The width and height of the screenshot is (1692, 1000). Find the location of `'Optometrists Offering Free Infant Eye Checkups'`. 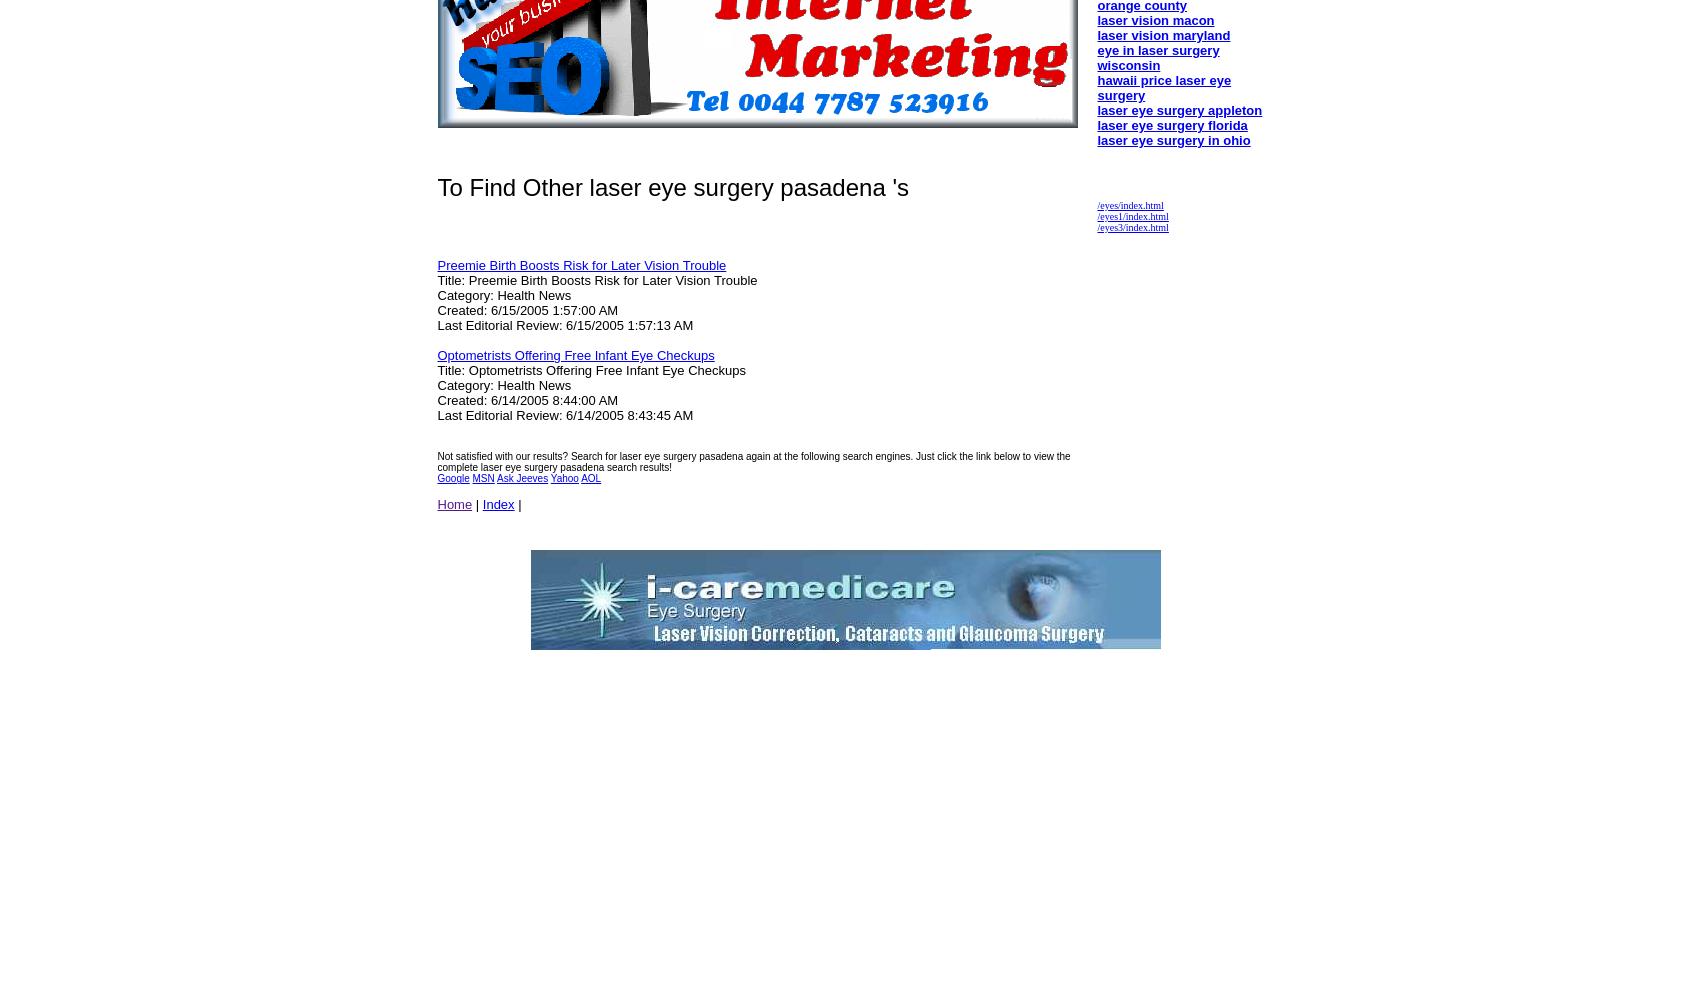

'Optometrists Offering Free Infant Eye Checkups' is located at coordinates (574, 354).